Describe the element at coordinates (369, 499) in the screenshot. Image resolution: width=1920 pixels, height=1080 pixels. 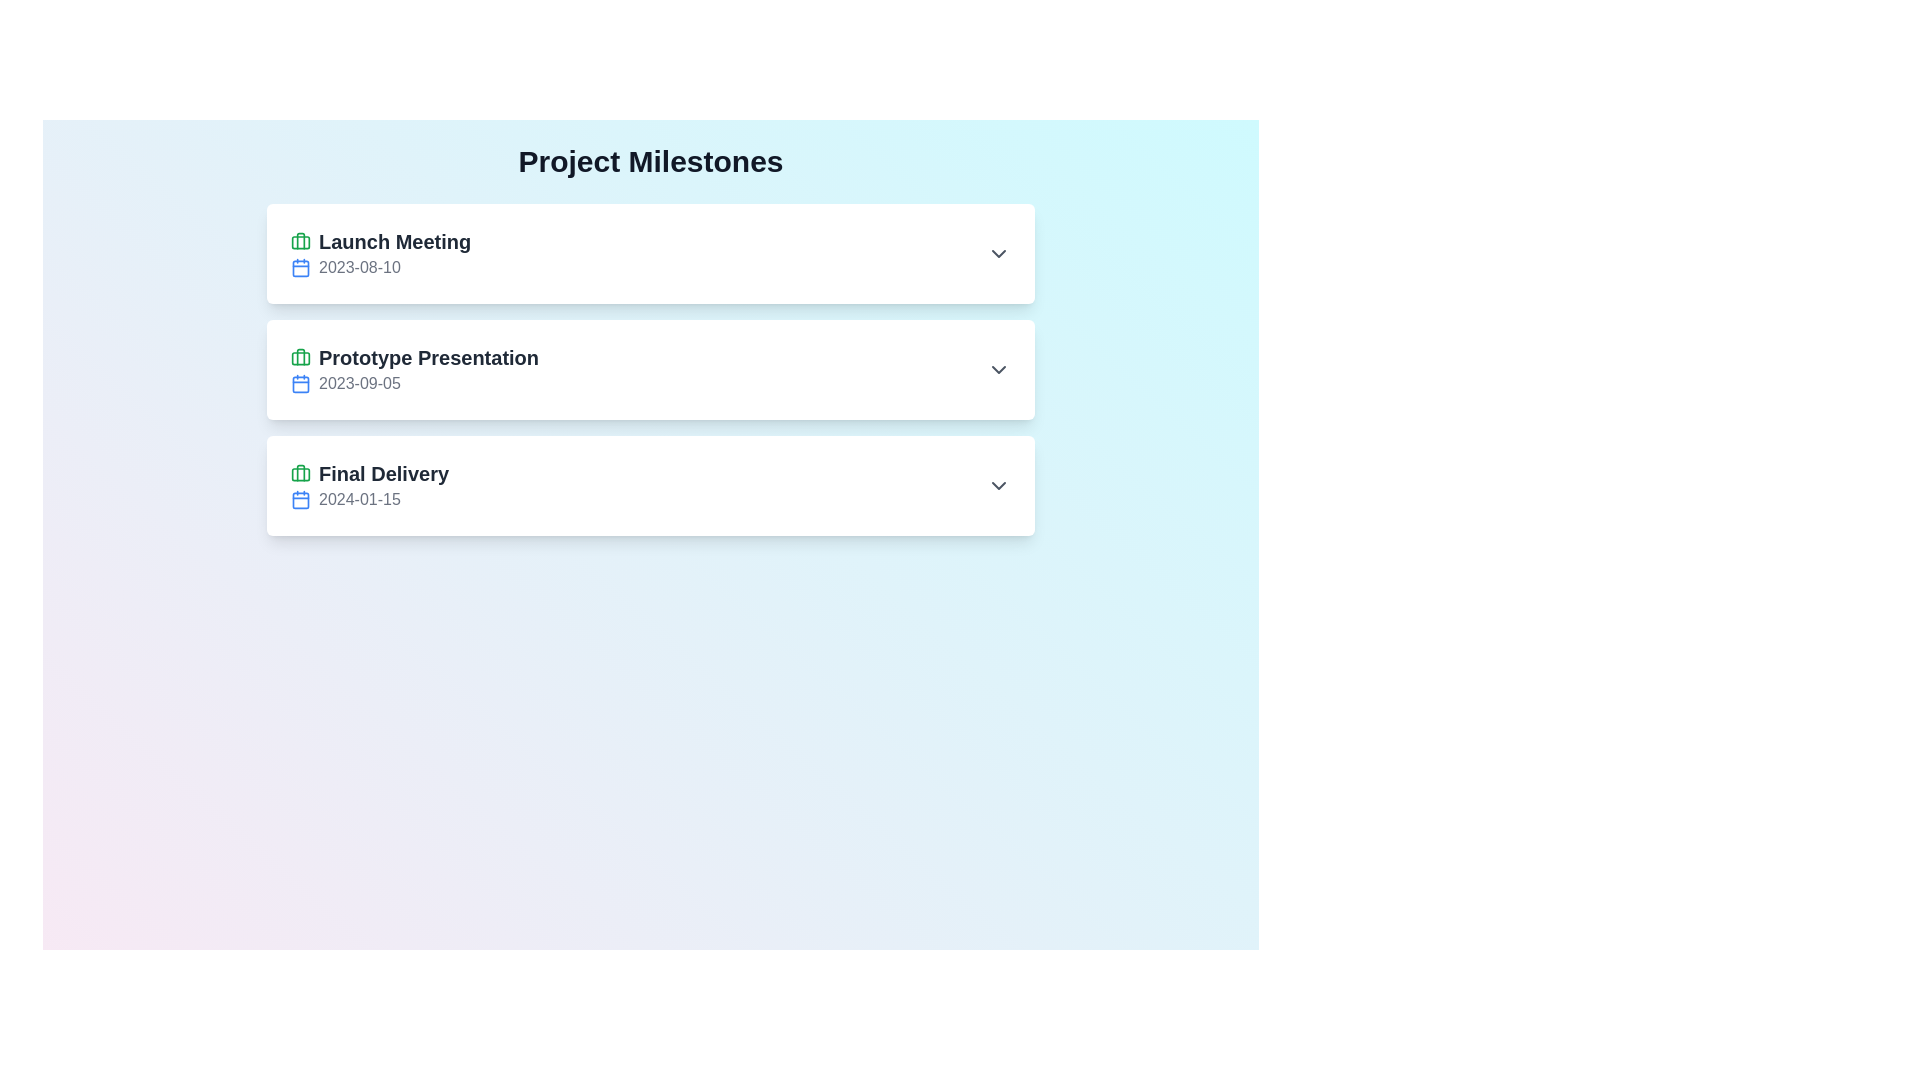
I see `the text label displaying the date '2024-01-15' that is part of the 'Final Delivery' milestone group, located to the right of the blue calendar icon` at that location.